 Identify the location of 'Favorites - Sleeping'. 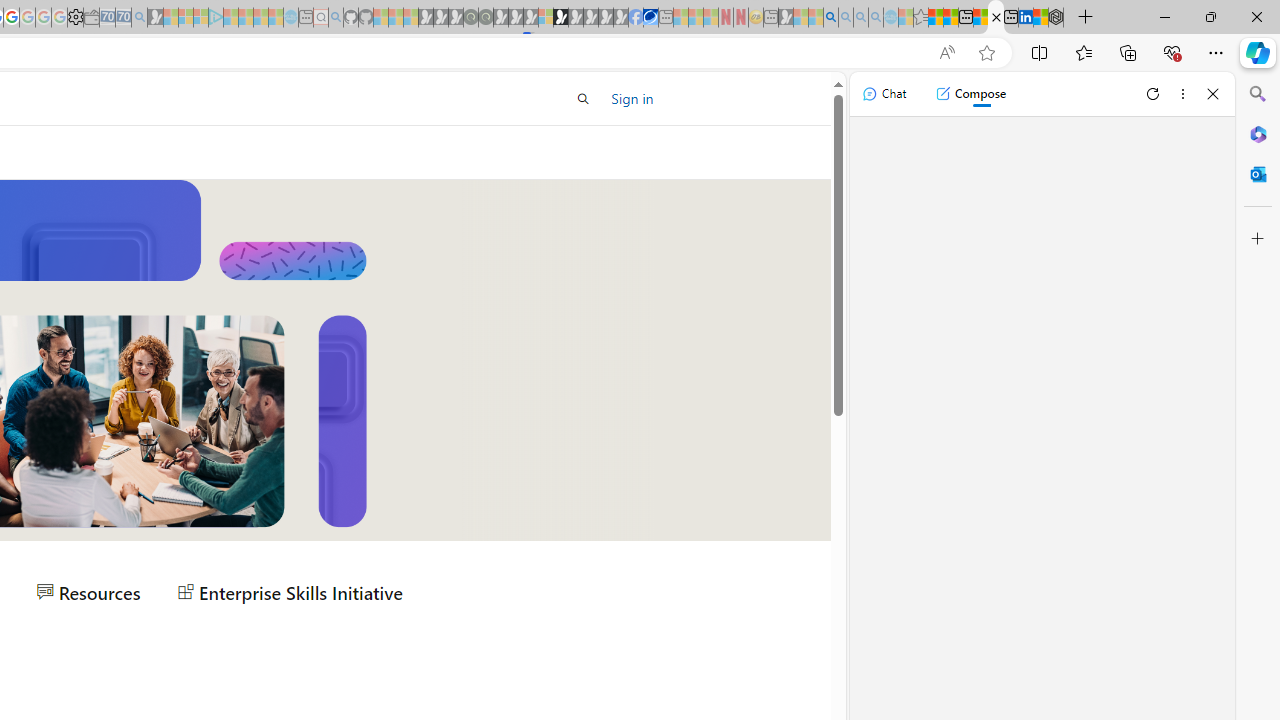
(919, 17).